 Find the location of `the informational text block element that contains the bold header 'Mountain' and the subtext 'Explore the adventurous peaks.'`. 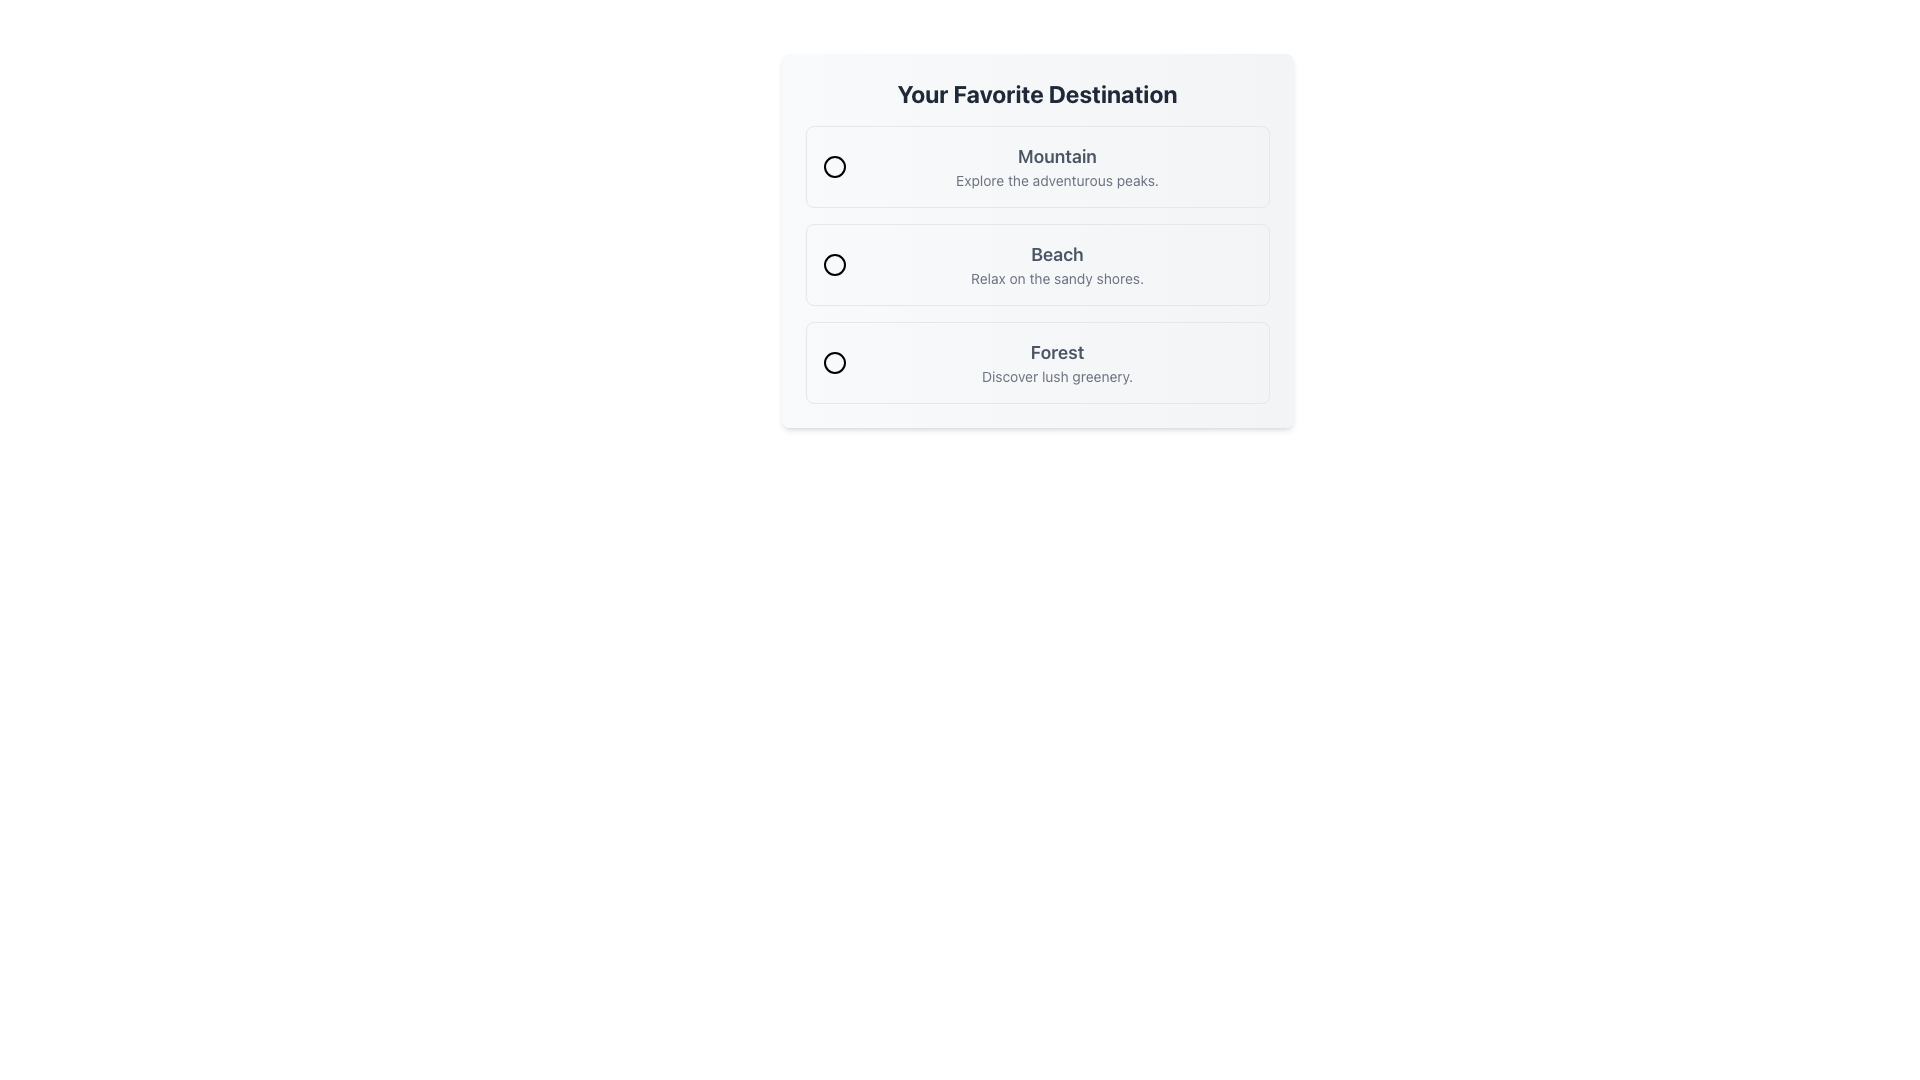

the informational text block element that contains the bold header 'Mountain' and the subtext 'Explore the adventurous peaks.' is located at coordinates (1056, 165).